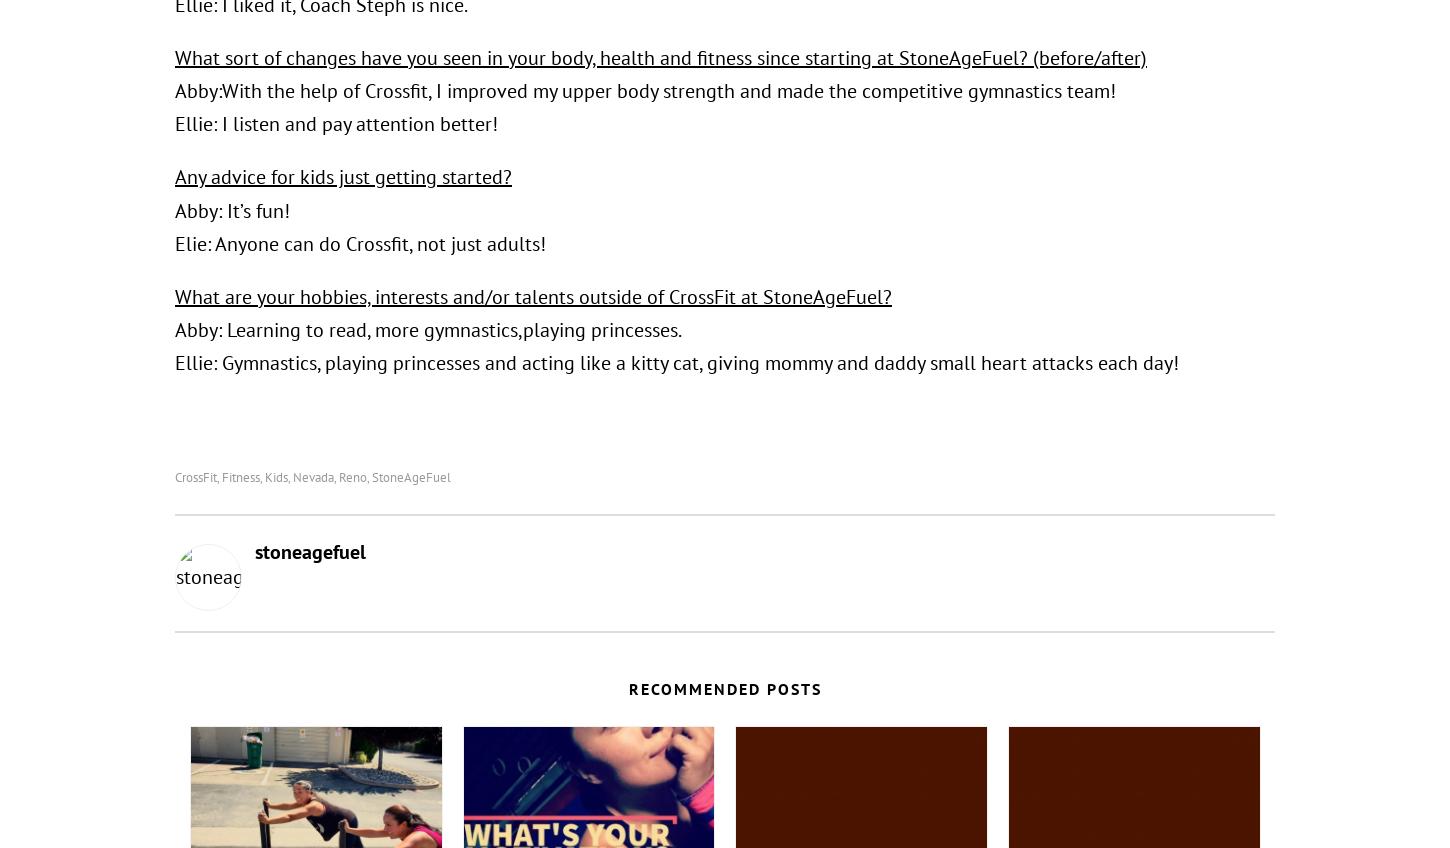 Image resolution: width=1450 pixels, height=848 pixels. I want to click on 'Ellie: Gymnastics, playing princesses and acting like a kitty cat, giving mommy and daddy small heart attacks each day!', so click(676, 362).